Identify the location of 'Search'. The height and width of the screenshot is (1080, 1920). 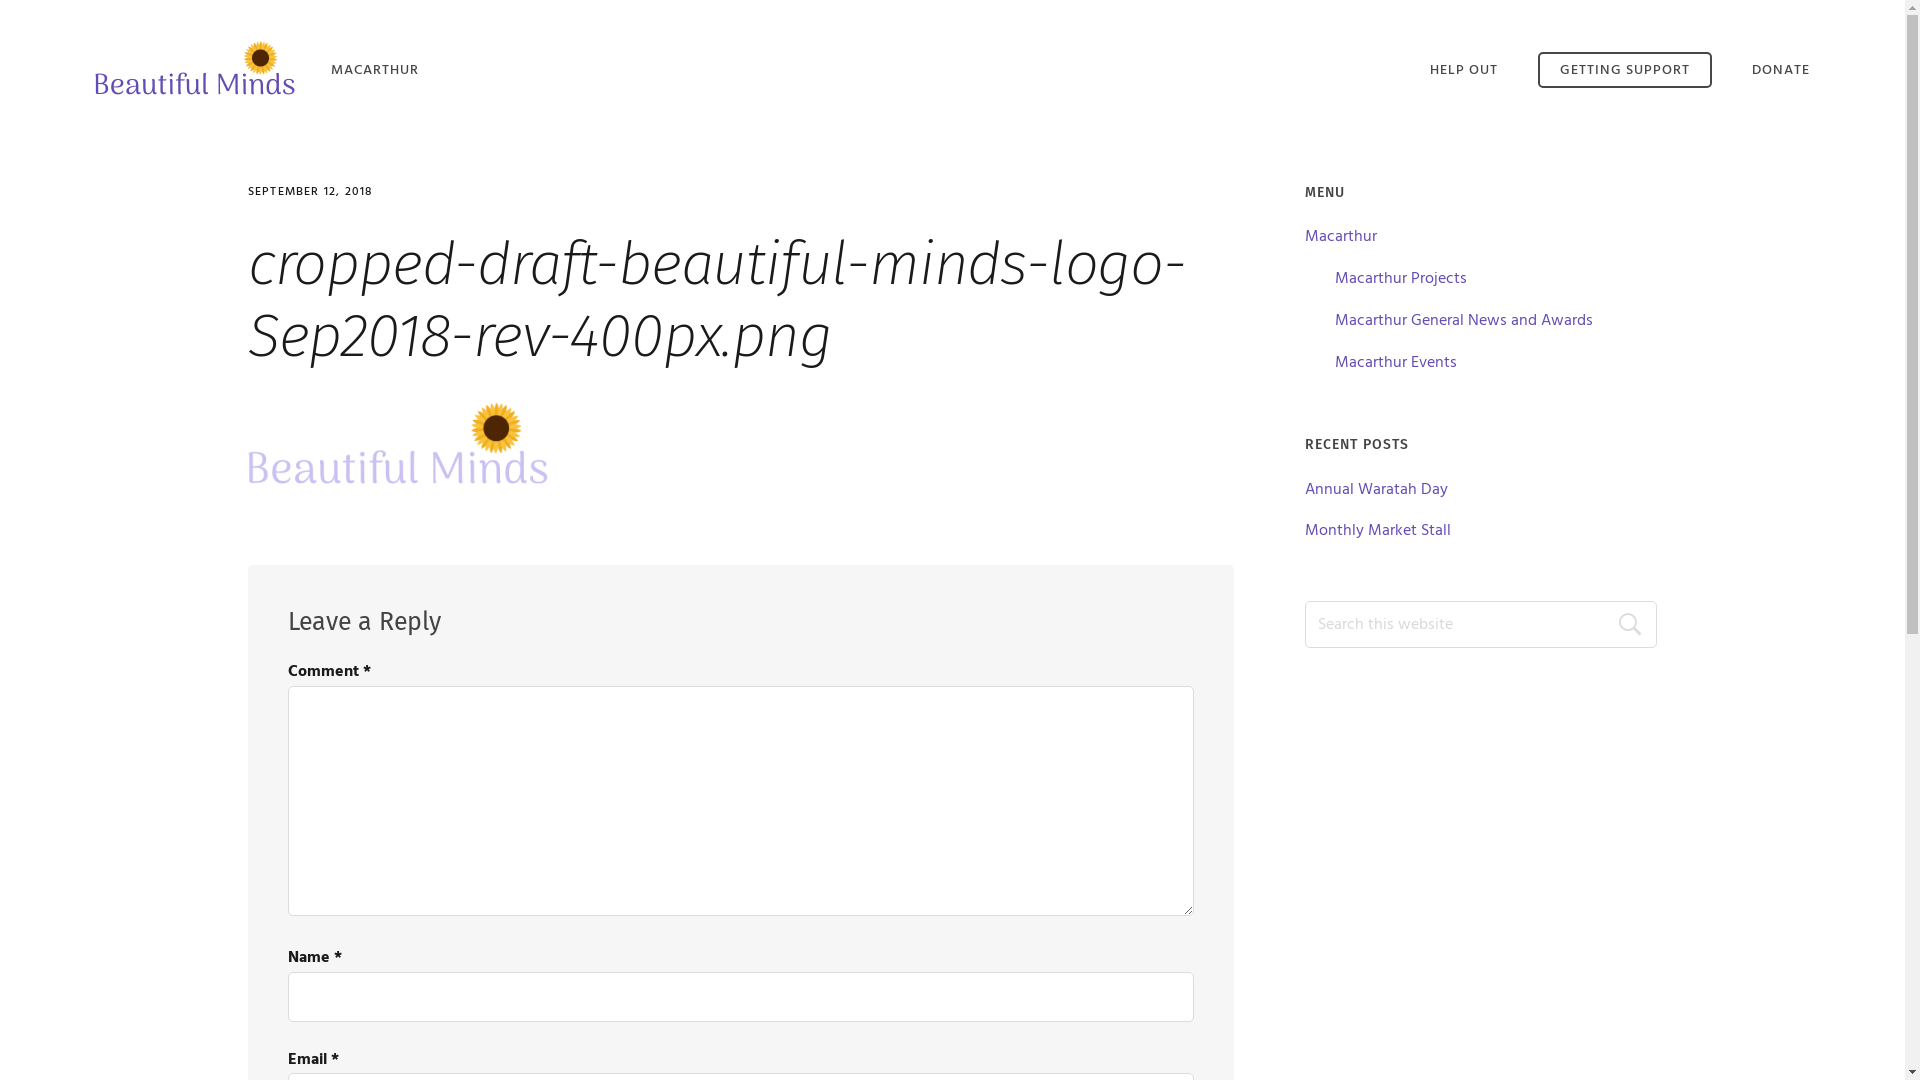
(1617, 623).